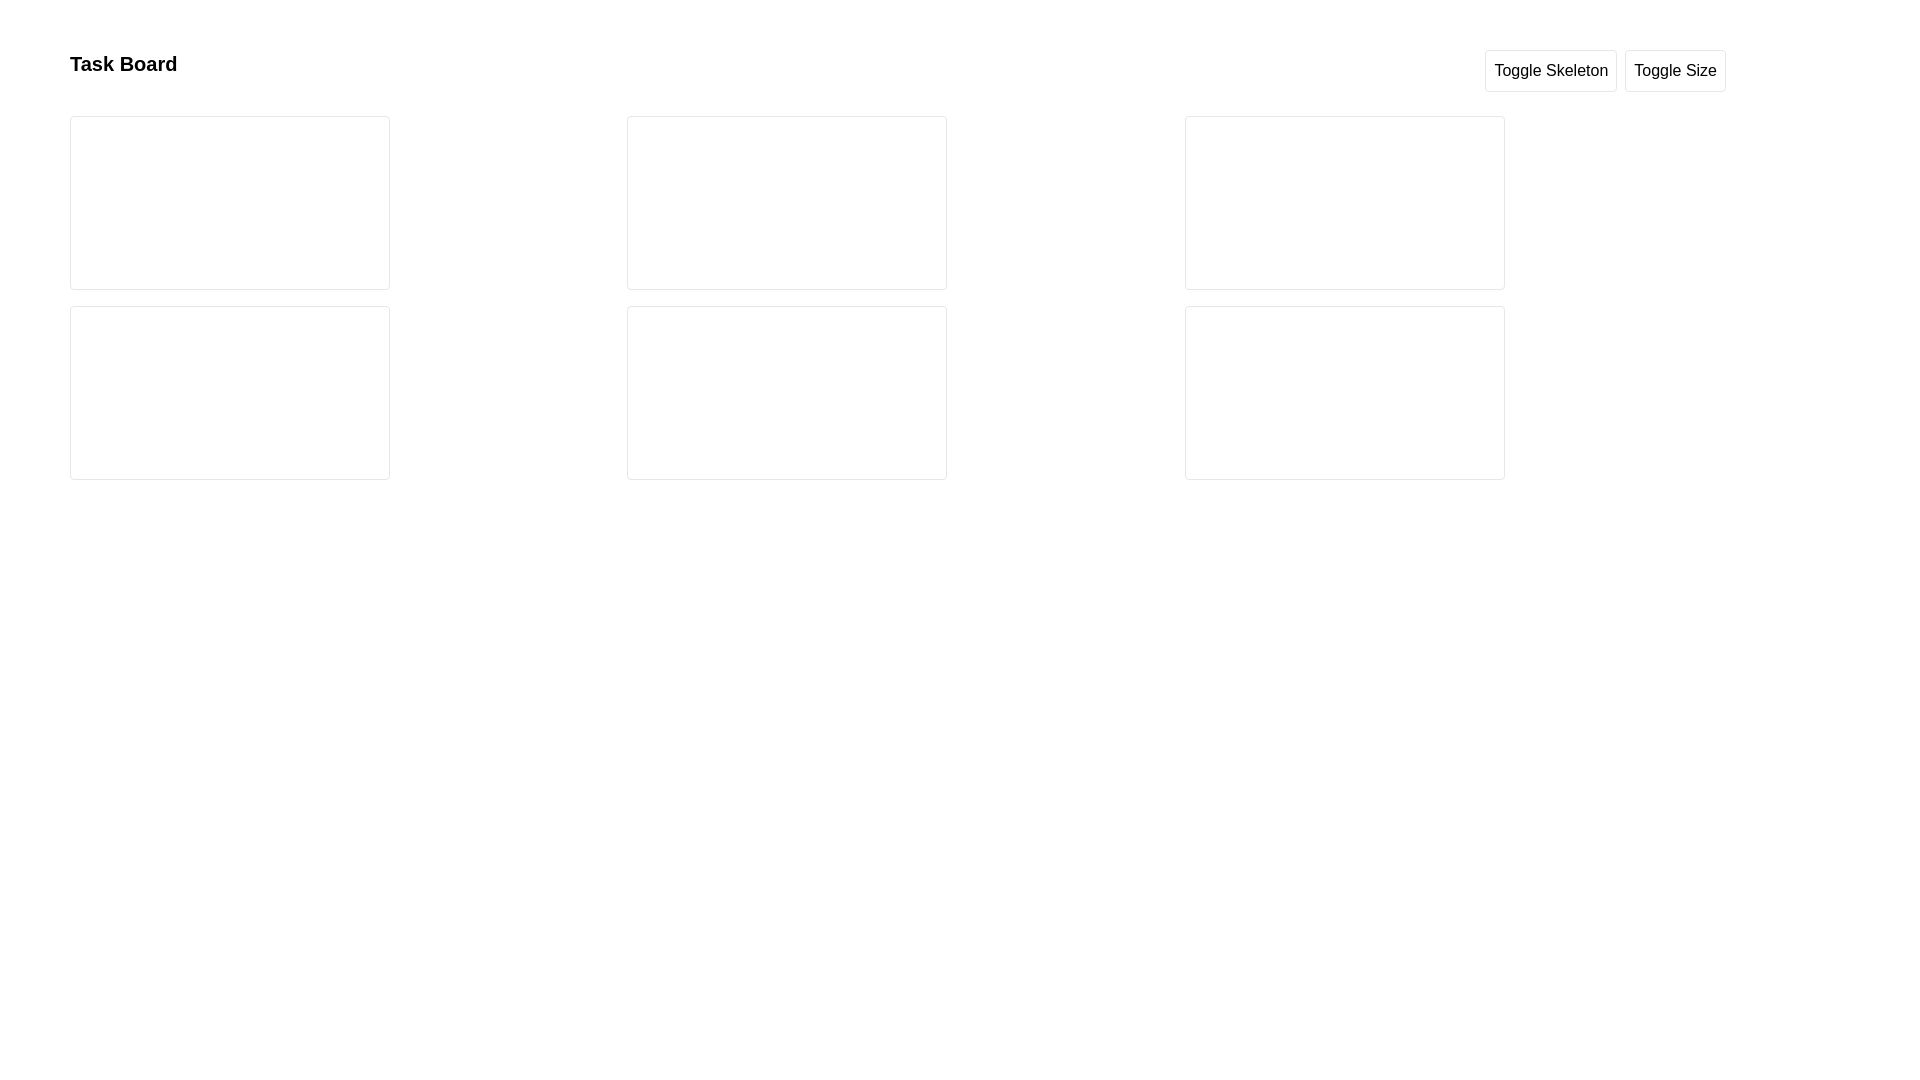 The height and width of the screenshot is (1080, 1920). Describe the element at coordinates (1296, 261) in the screenshot. I see `the third Skeleton placeholder in the rightmost column of the user interface, which visually indicates a loading state for content` at that location.